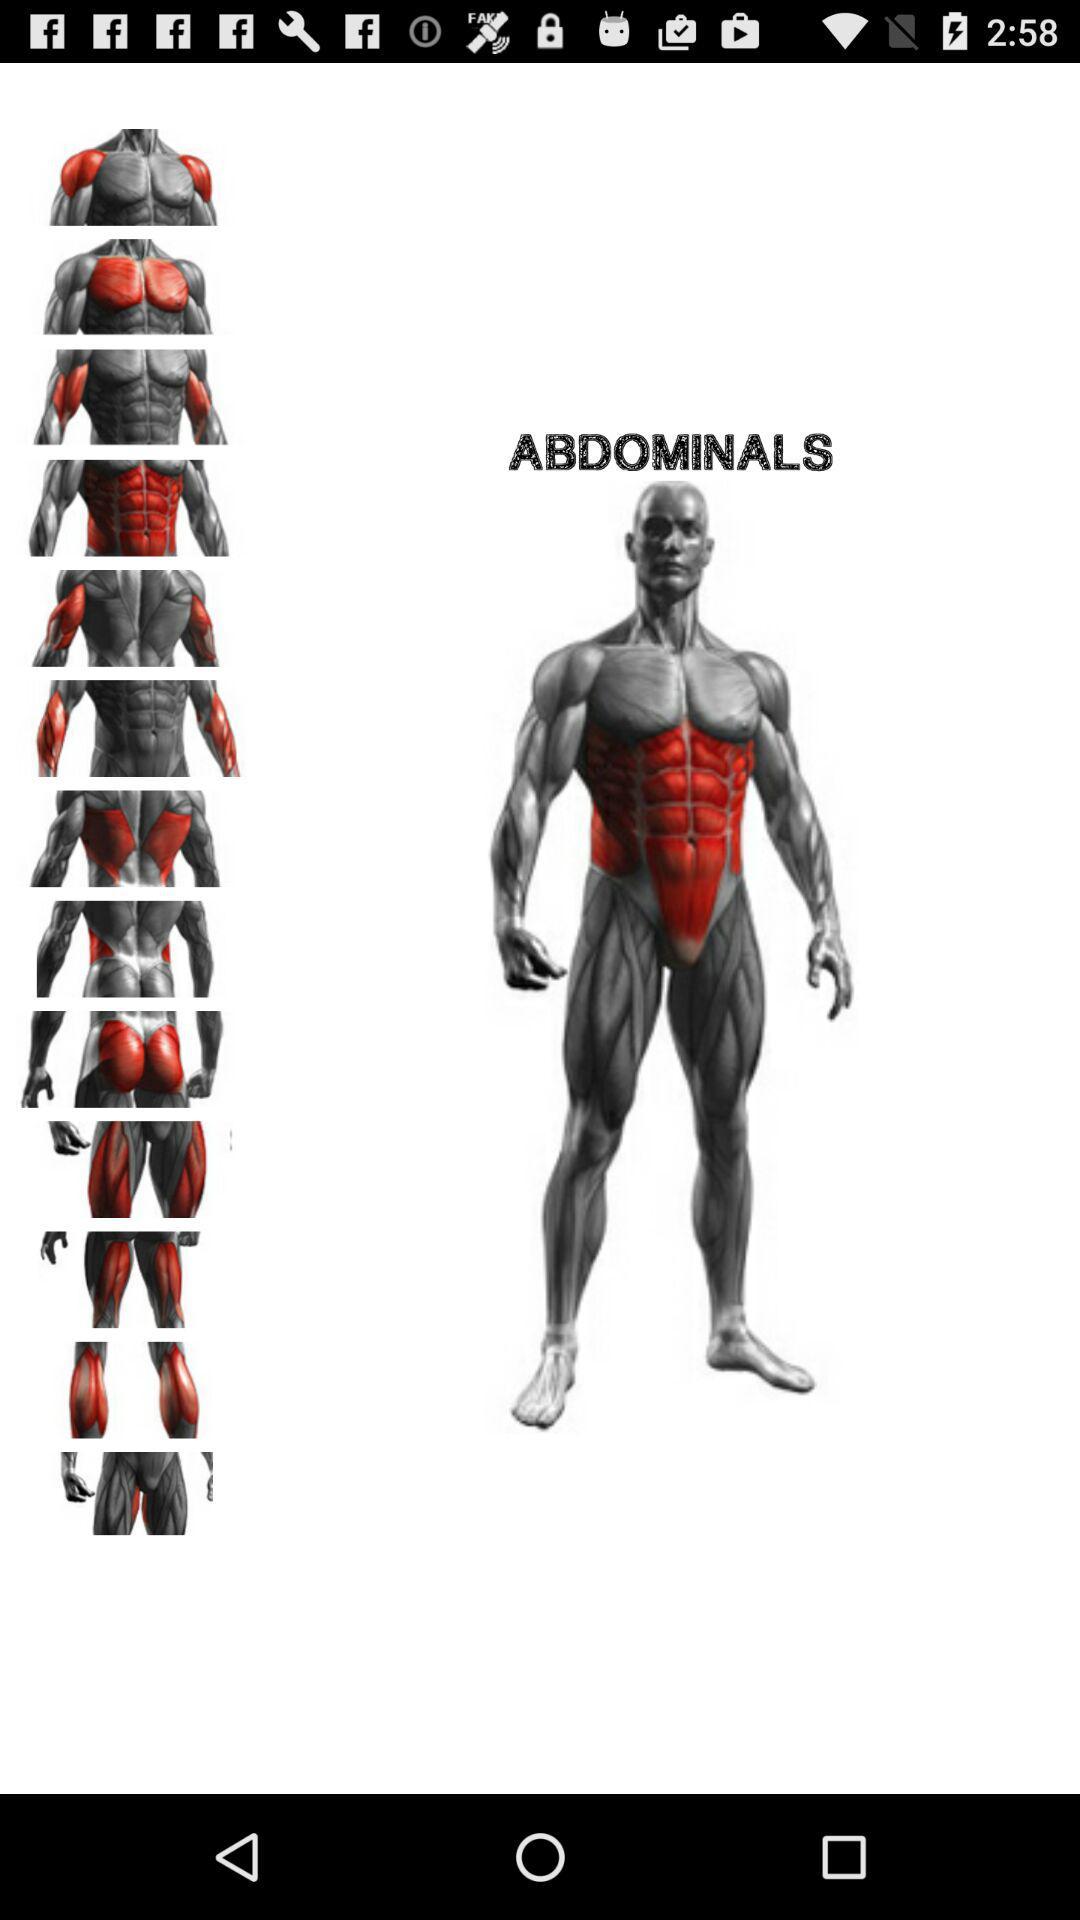  What do you see at coordinates (131, 391) in the screenshot?
I see `switch image option` at bounding box center [131, 391].